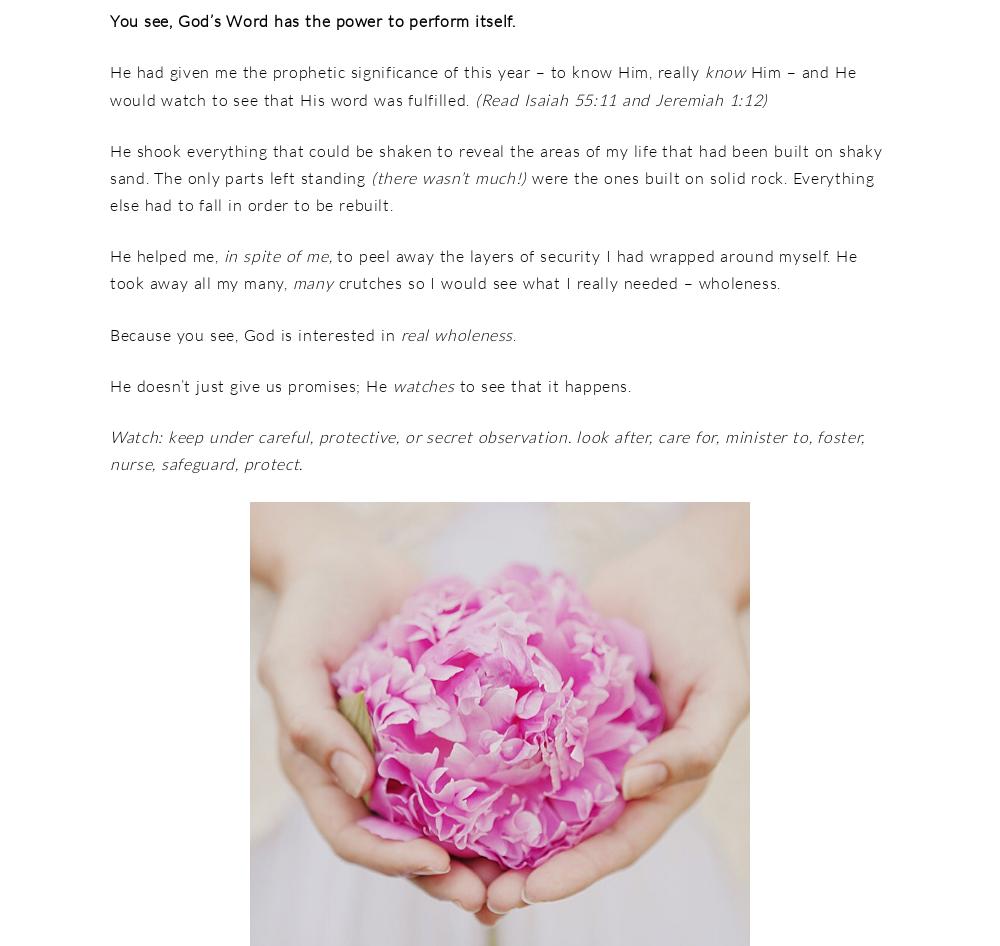 The image size is (1000, 946). What do you see at coordinates (312, 282) in the screenshot?
I see `'many'` at bounding box center [312, 282].